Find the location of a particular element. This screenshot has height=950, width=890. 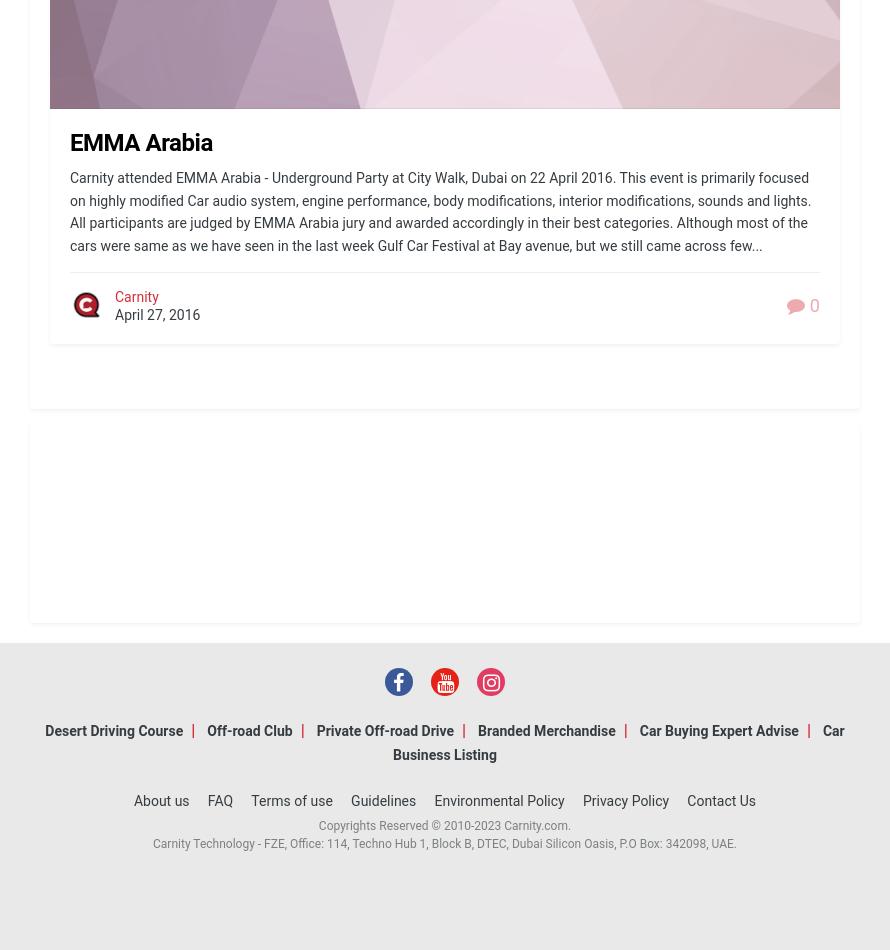

'Off-road Club' is located at coordinates (248, 730).